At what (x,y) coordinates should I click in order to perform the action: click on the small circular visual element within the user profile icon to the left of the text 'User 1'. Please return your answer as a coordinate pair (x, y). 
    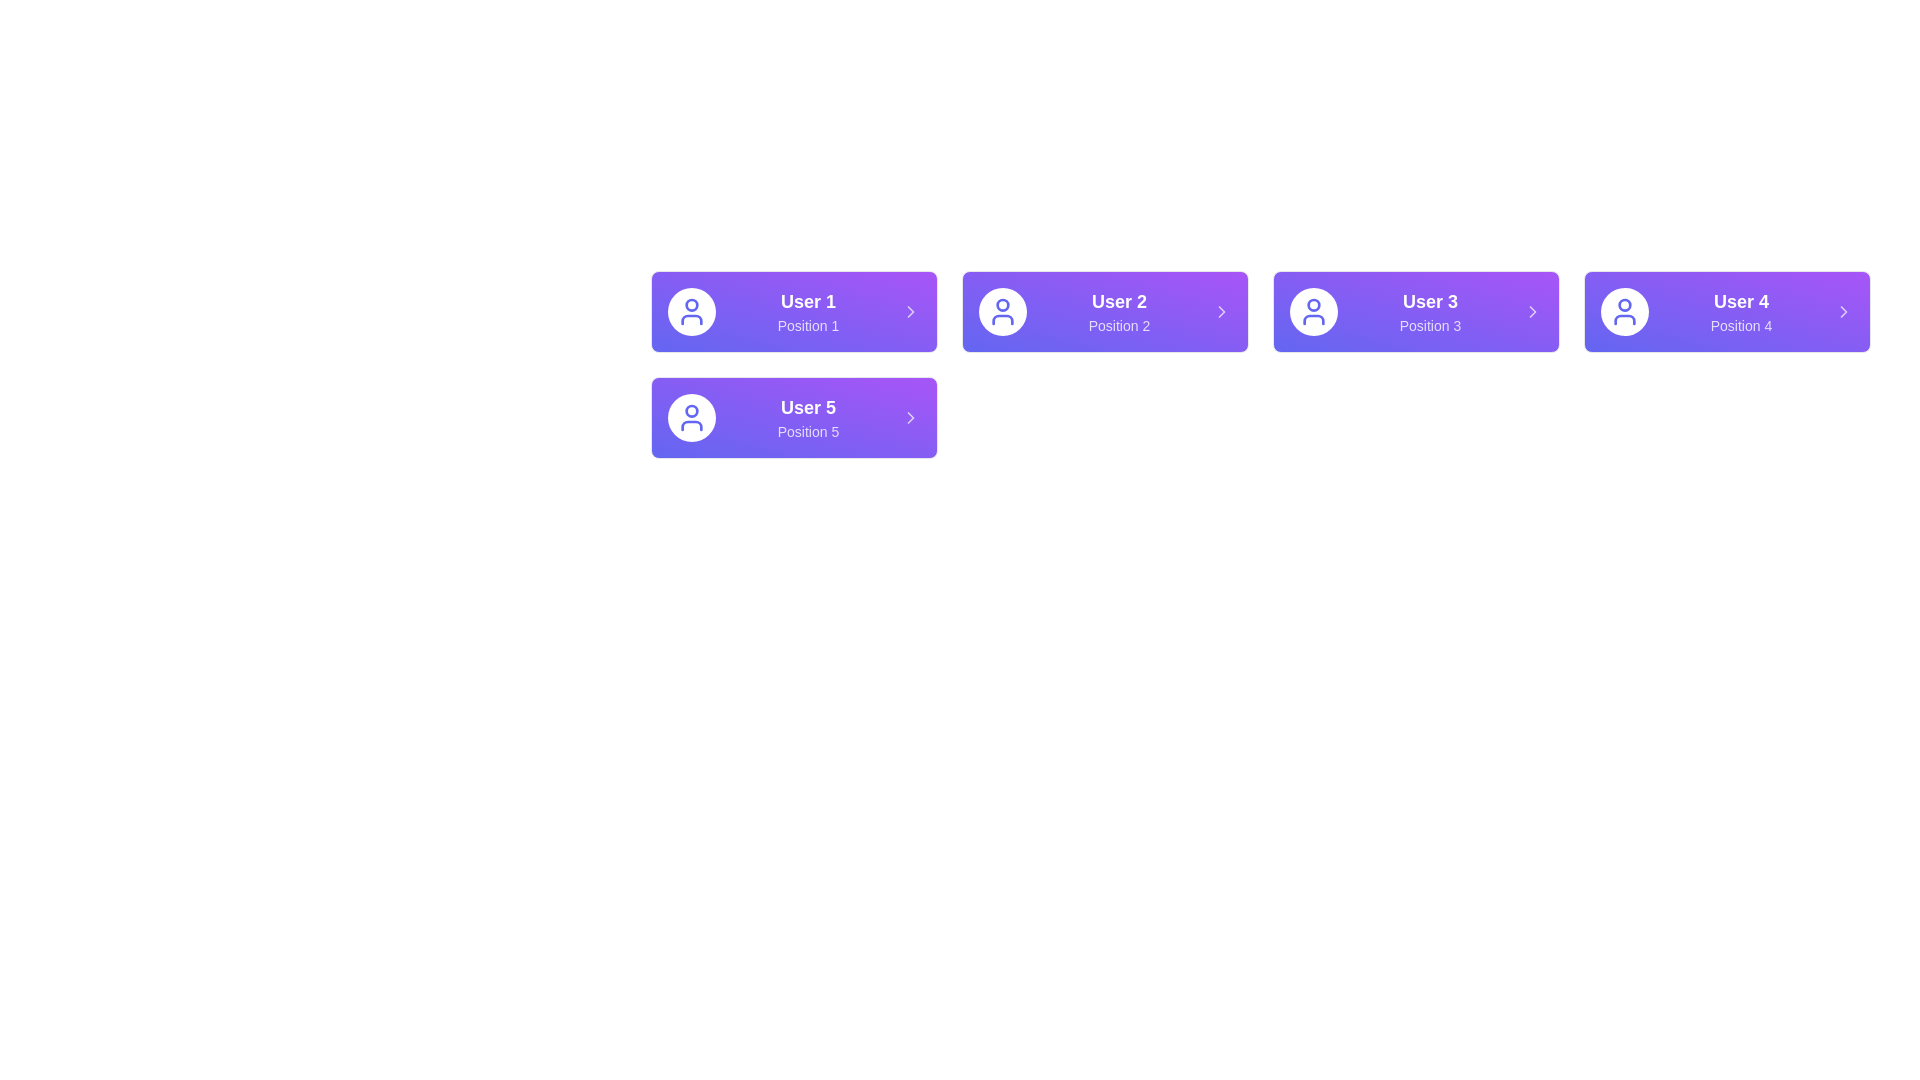
    Looking at the image, I should click on (691, 304).